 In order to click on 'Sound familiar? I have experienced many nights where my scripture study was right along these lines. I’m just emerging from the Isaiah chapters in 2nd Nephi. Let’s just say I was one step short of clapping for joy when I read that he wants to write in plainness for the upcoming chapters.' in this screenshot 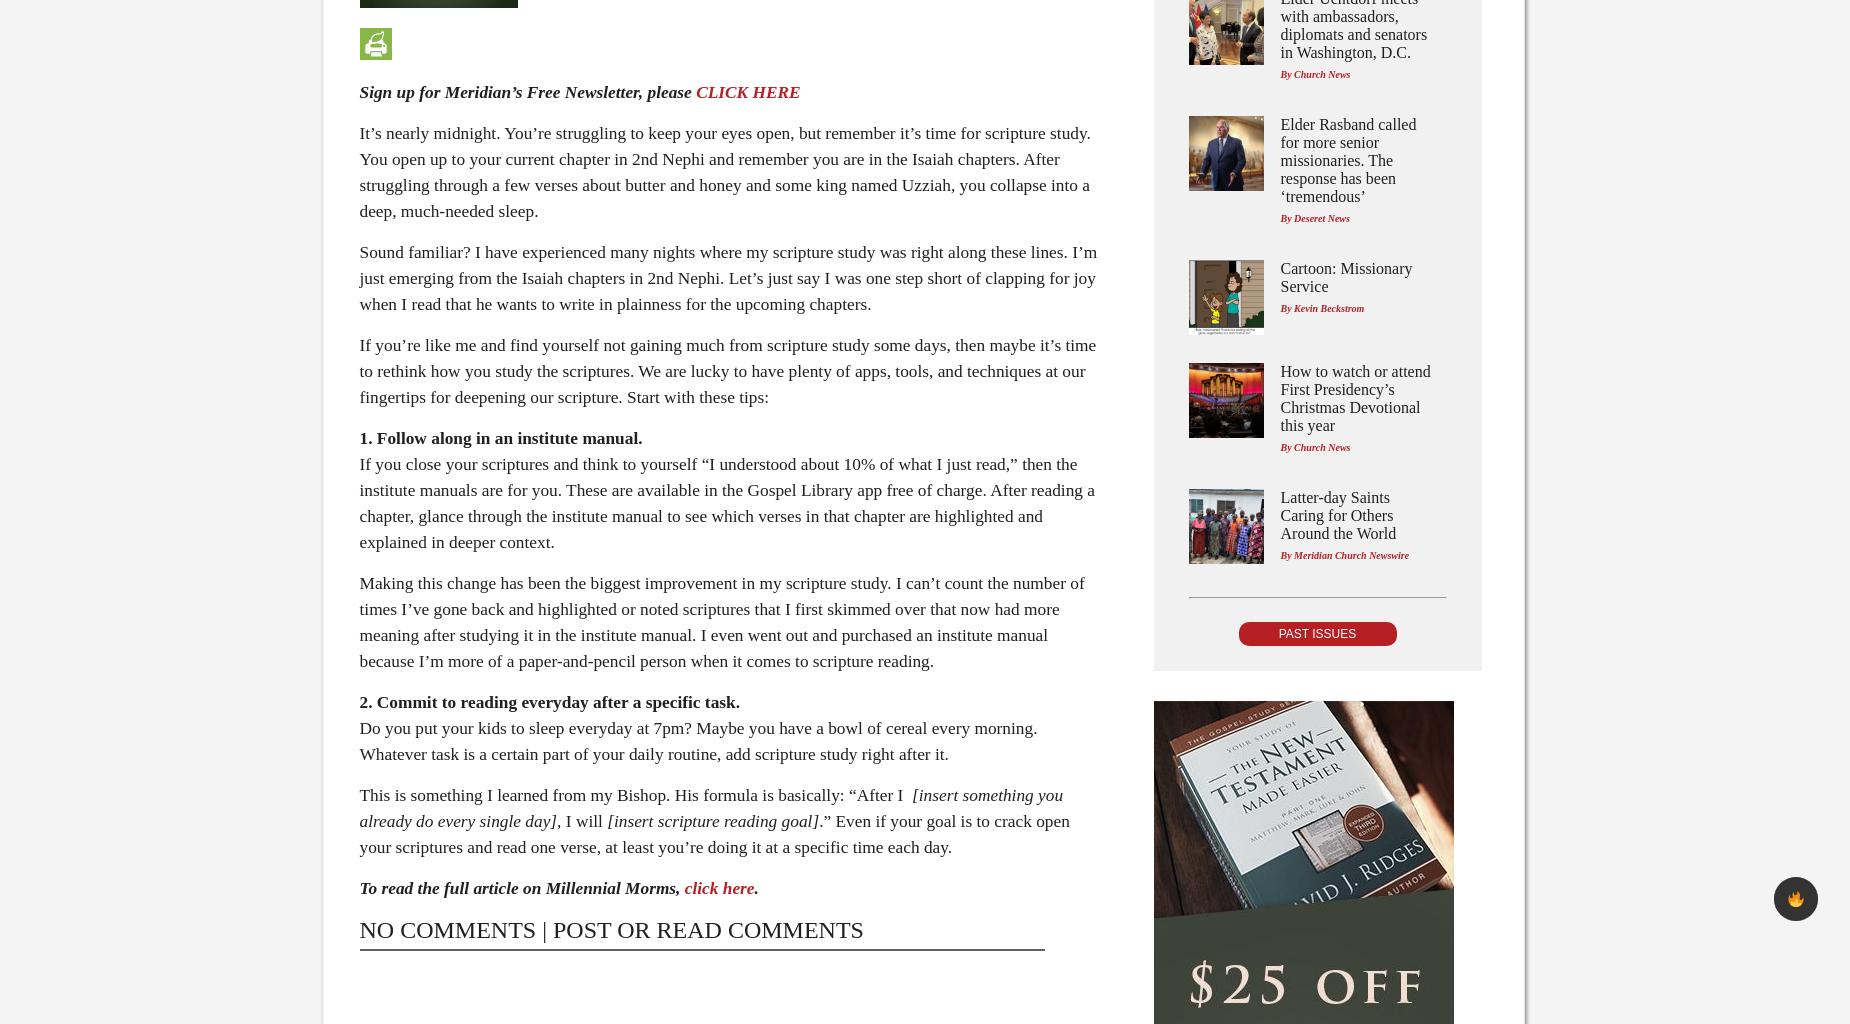, I will do `click(727, 278)`.